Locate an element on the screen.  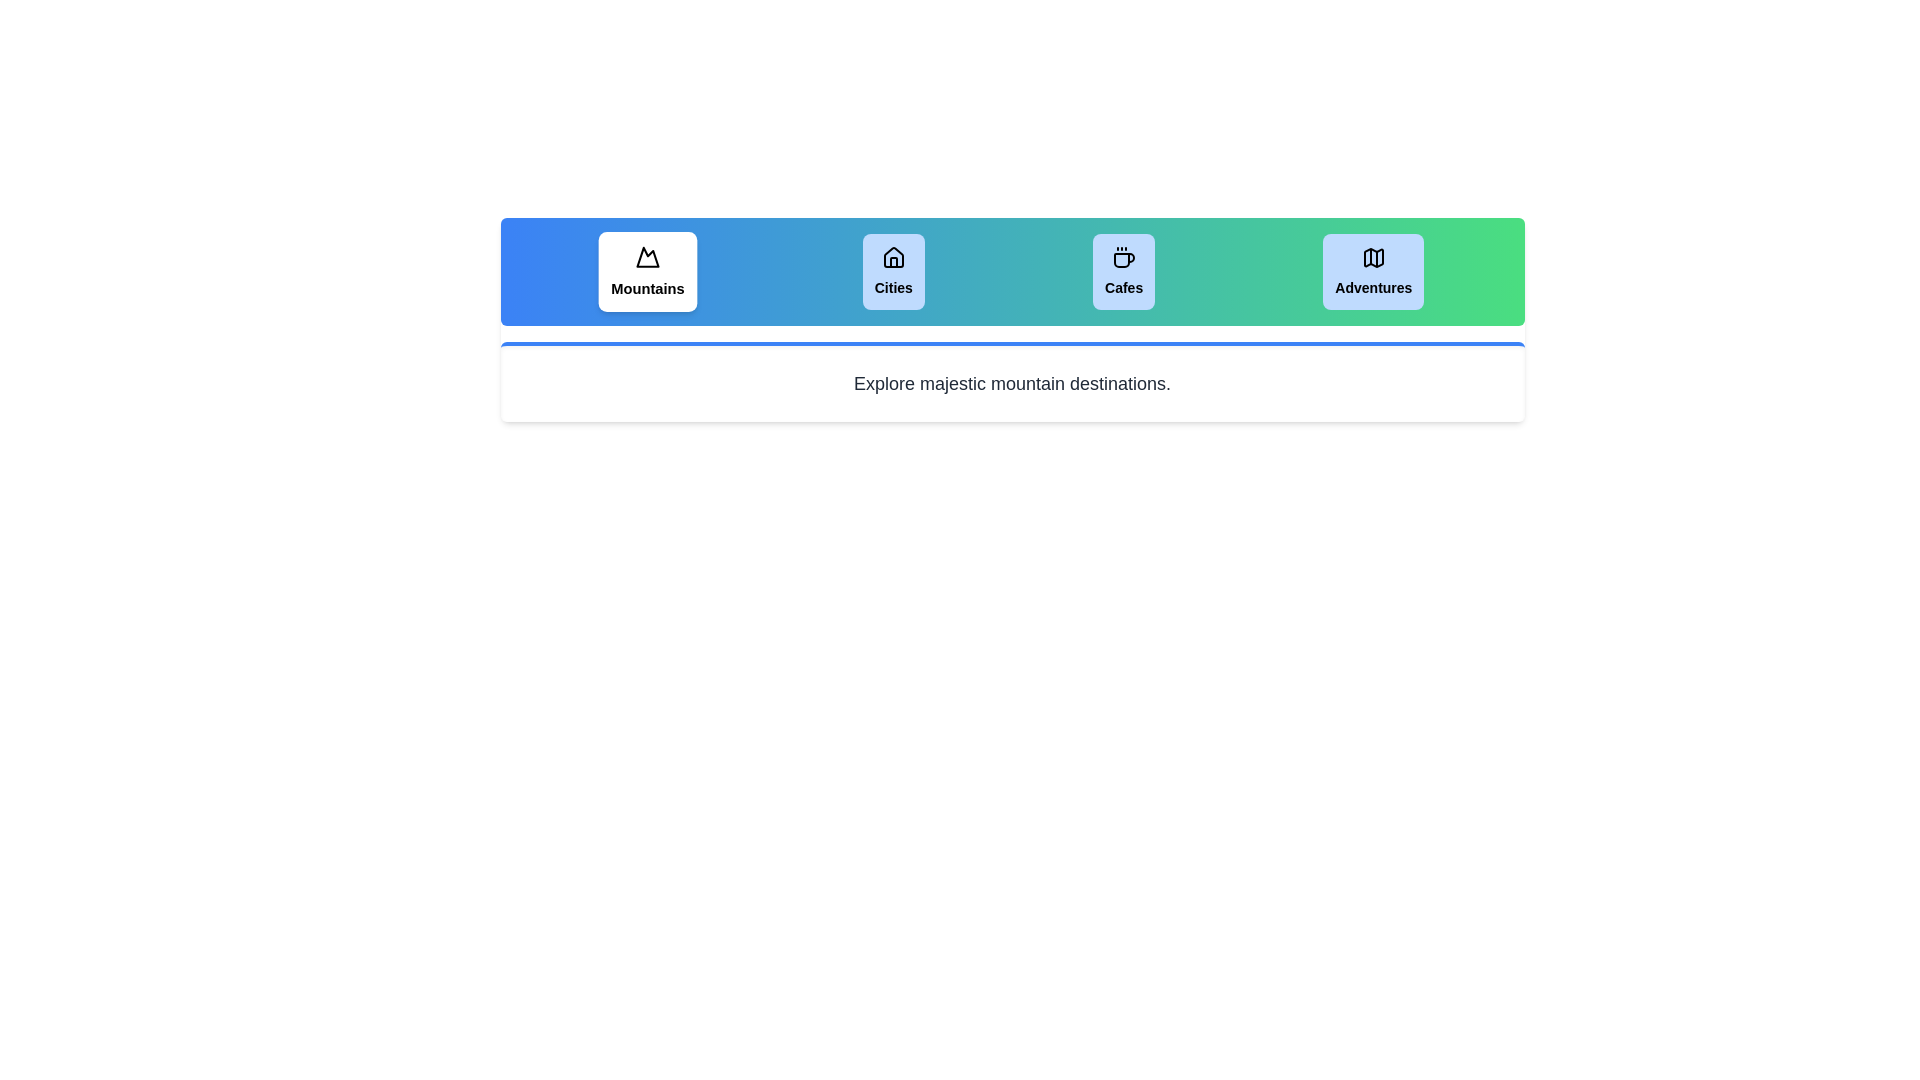
the tab labeled Mountains to view its content is located at coordinates (647, 272).